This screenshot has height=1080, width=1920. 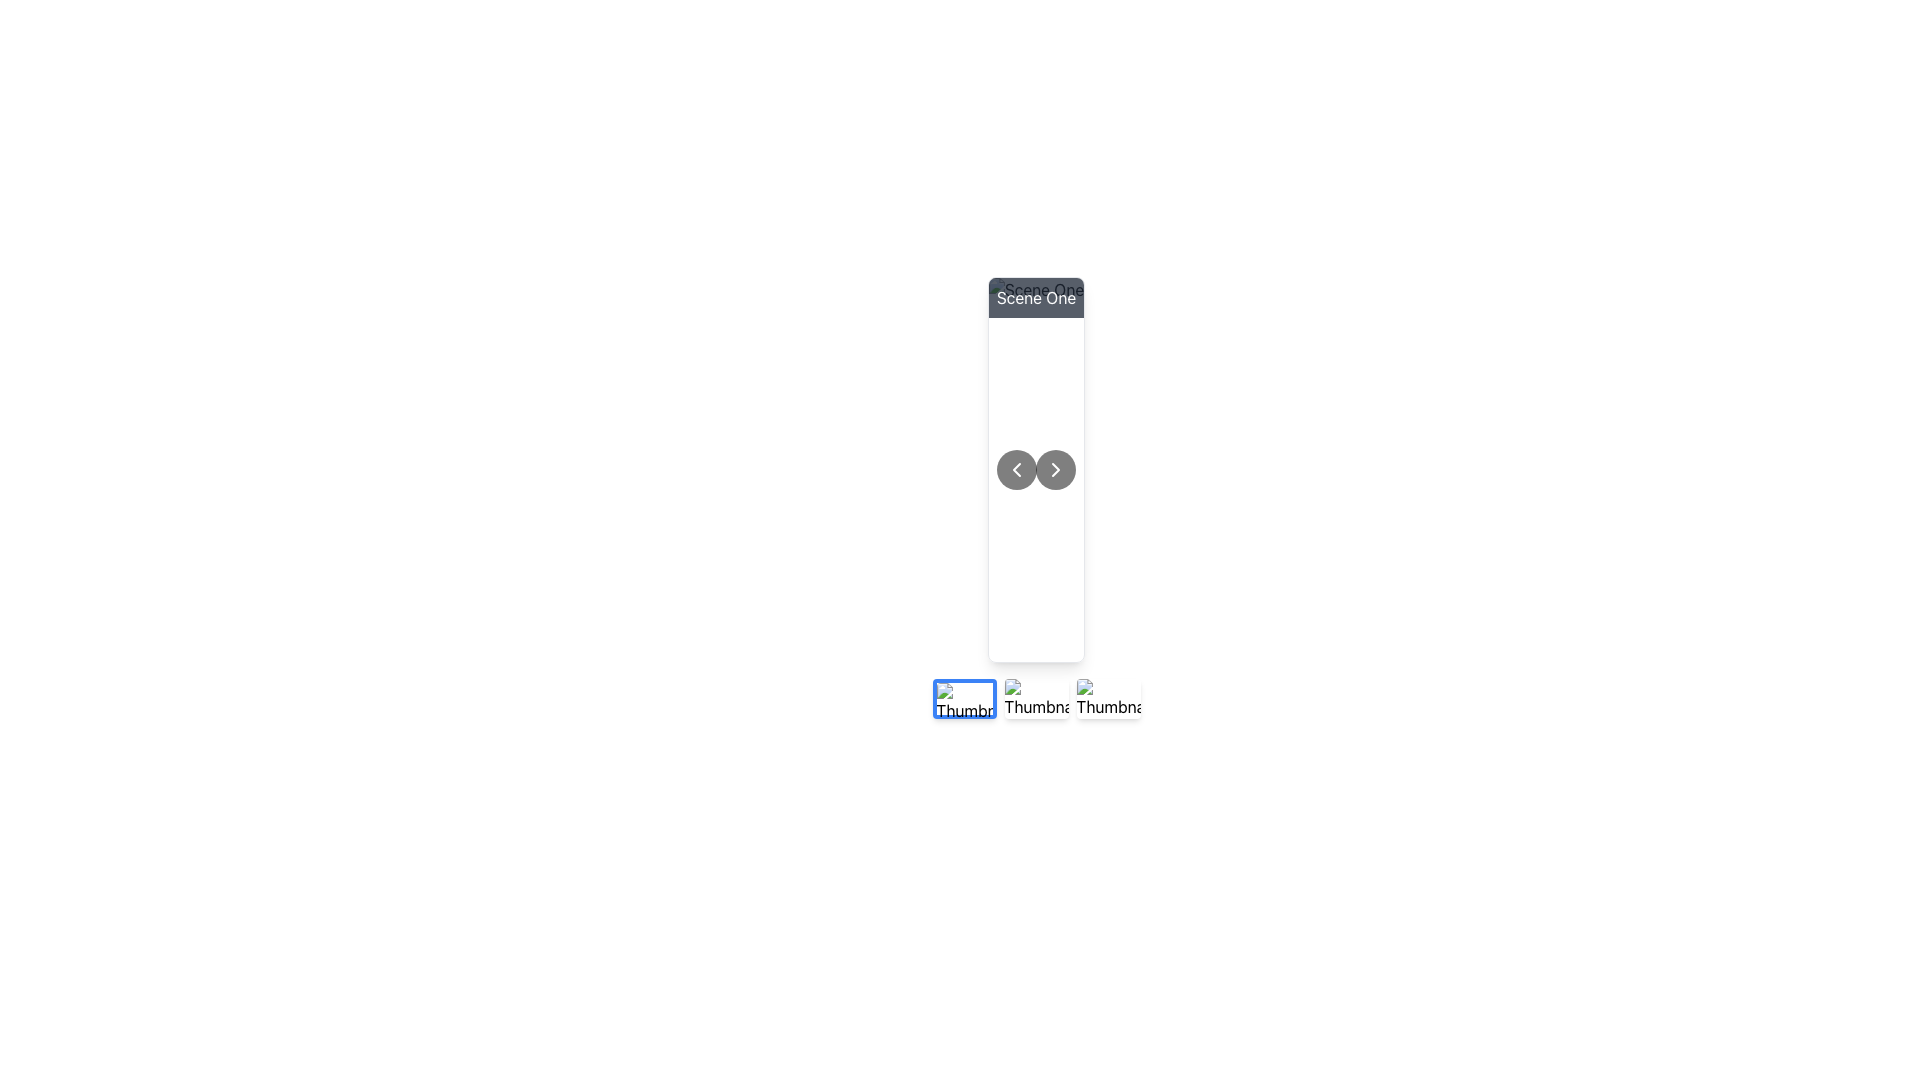 What do you see at coordinates (1036, 697) in the screenshot?
I see `the interactive thumbnail in the group of three thumbnails under 'Scene One'` at bounding box center [1036, 697].